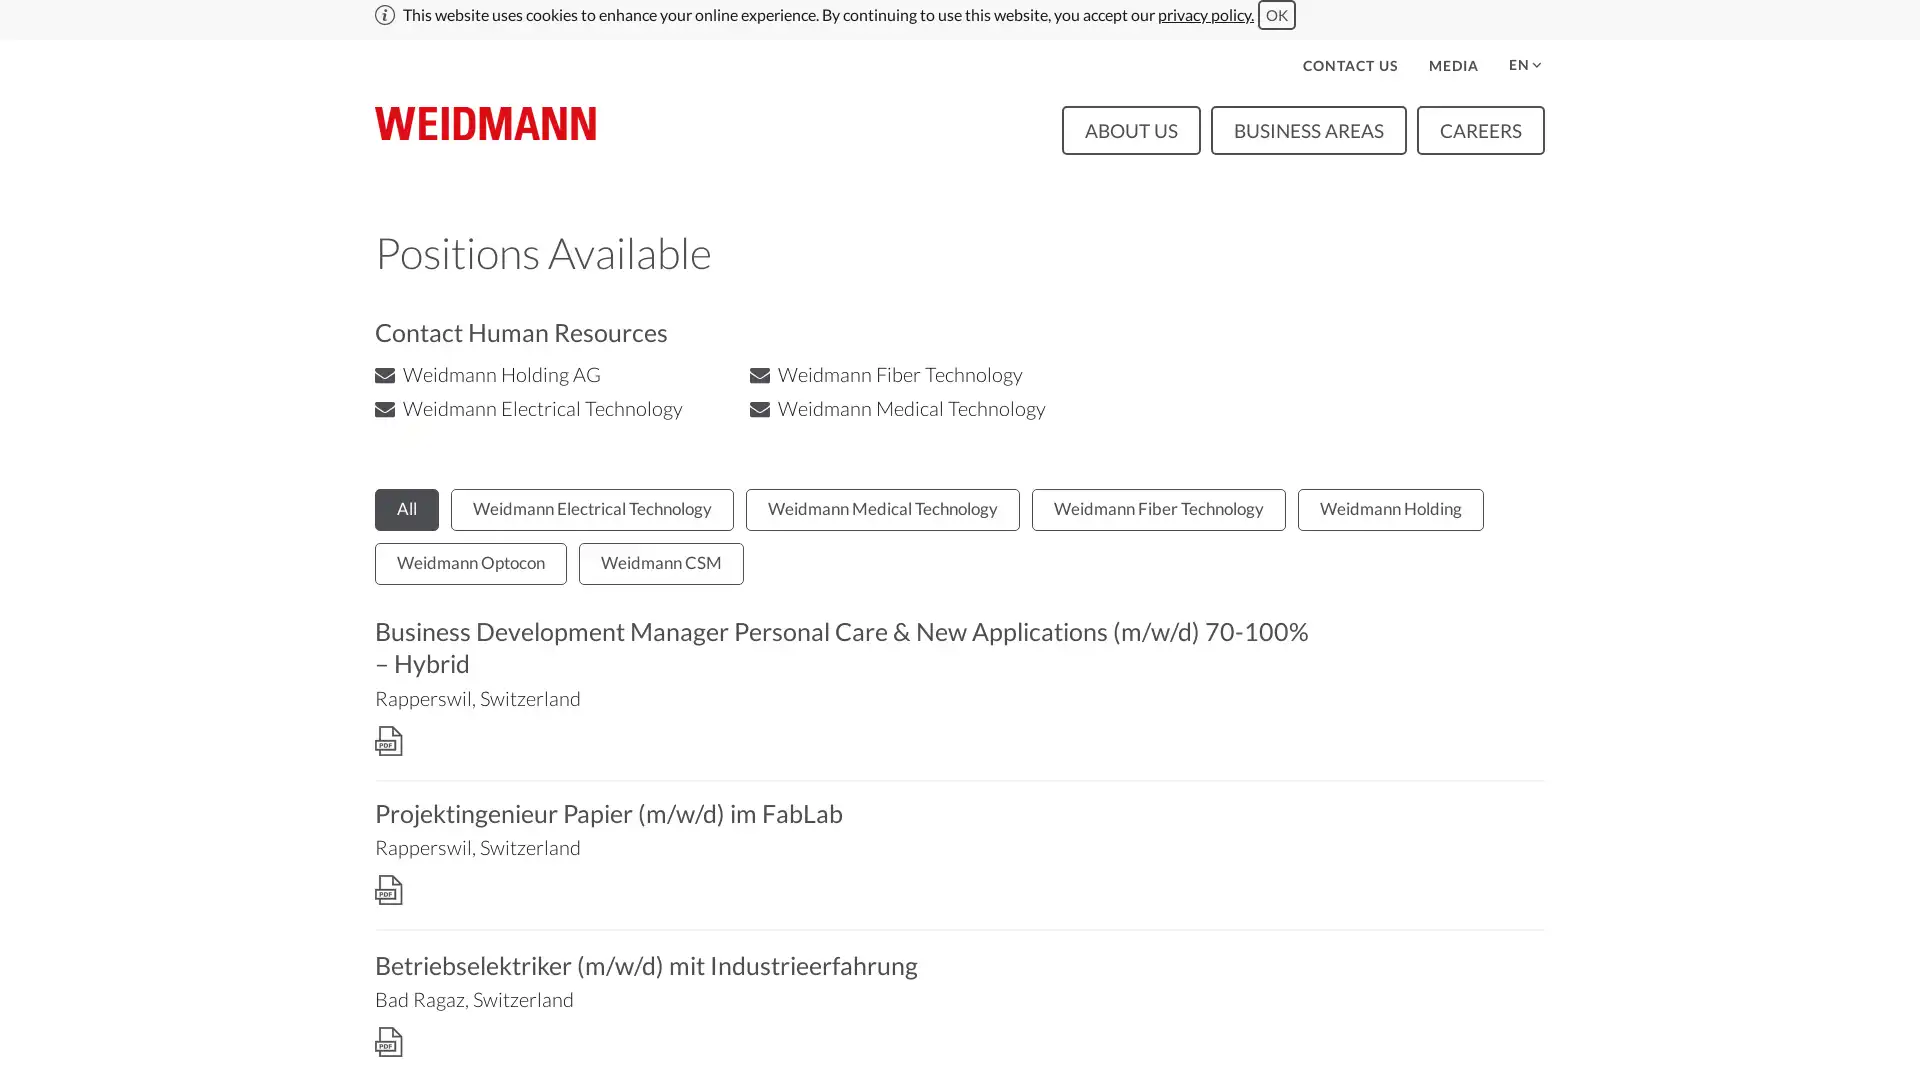  What do you see at coordinates (591, 469) in the screenshot?
I see `Weidmann Electrical Technology` at bounding box center [591, 469].